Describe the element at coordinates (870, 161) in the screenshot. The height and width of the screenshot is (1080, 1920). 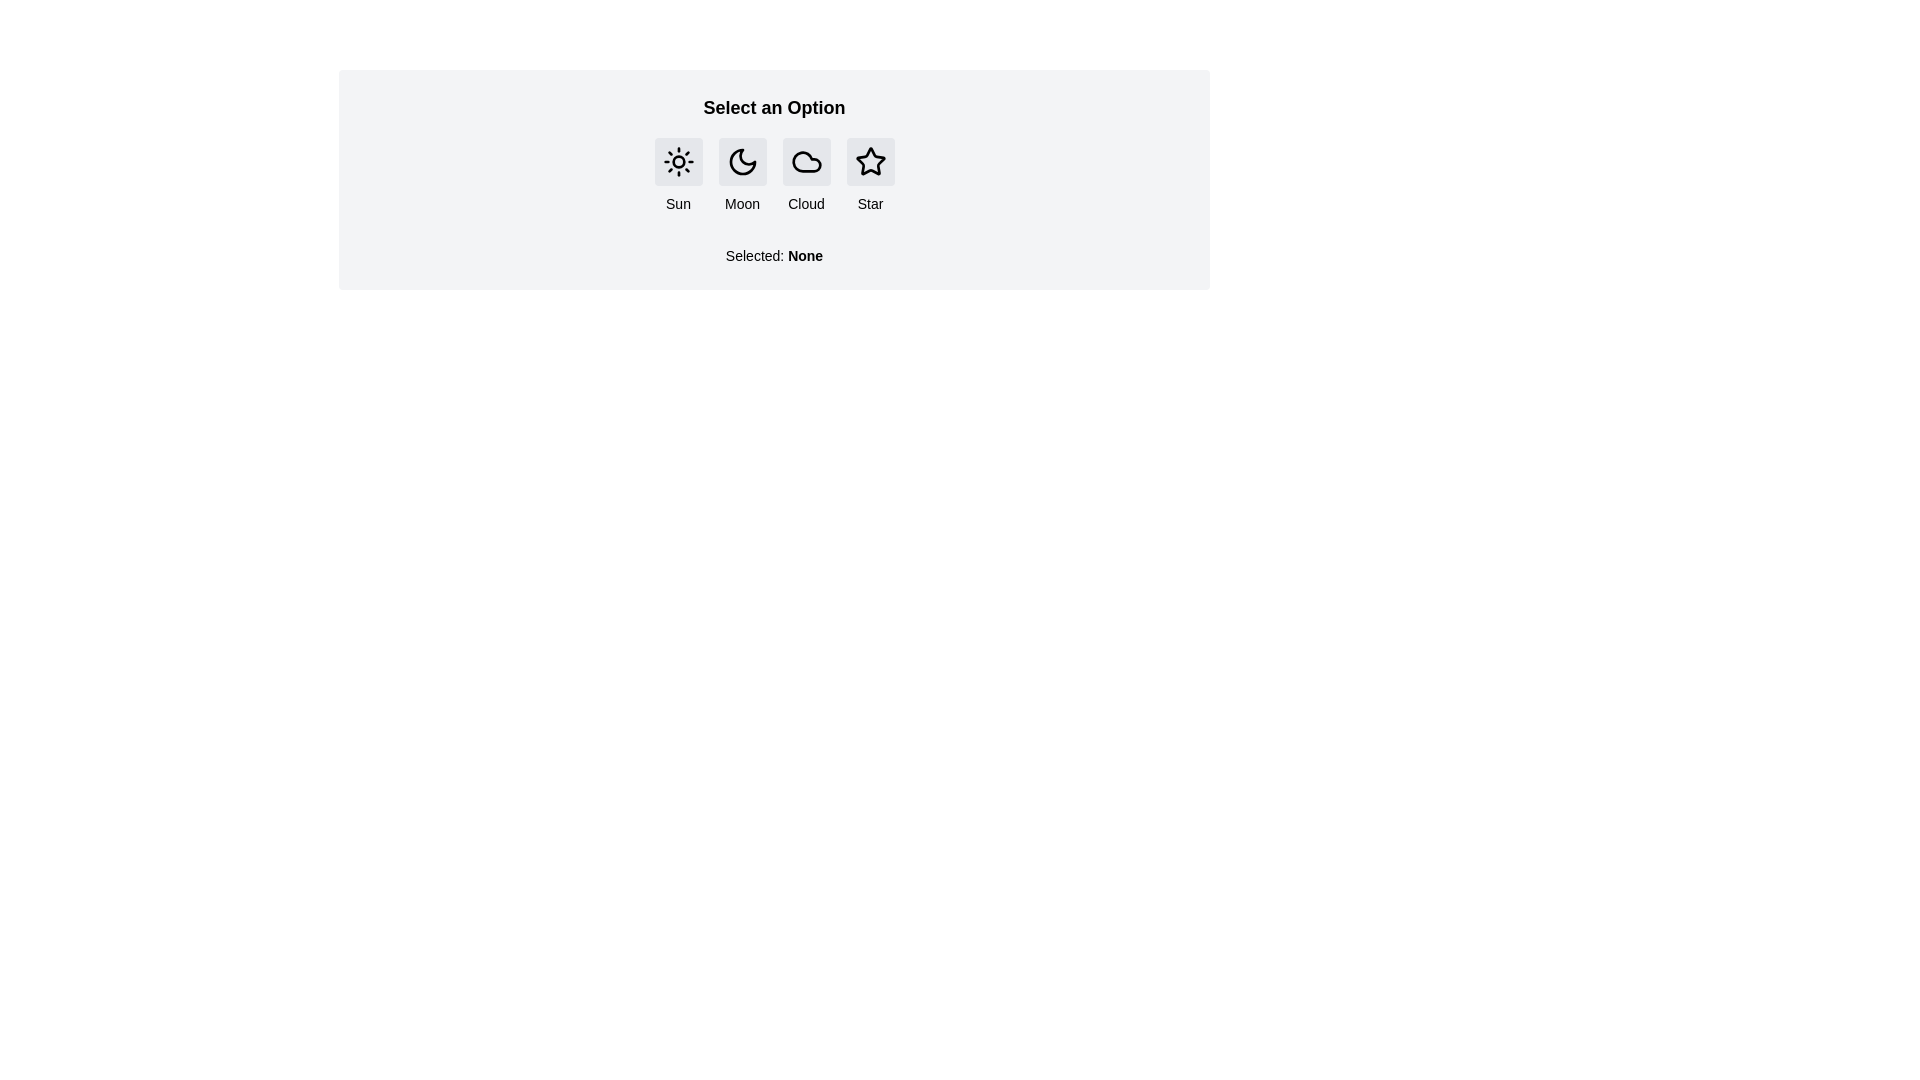
I see `the star-shaped icon with a black stroke and white fill, which is the fourth option in a horizontal row of icons` at that location.